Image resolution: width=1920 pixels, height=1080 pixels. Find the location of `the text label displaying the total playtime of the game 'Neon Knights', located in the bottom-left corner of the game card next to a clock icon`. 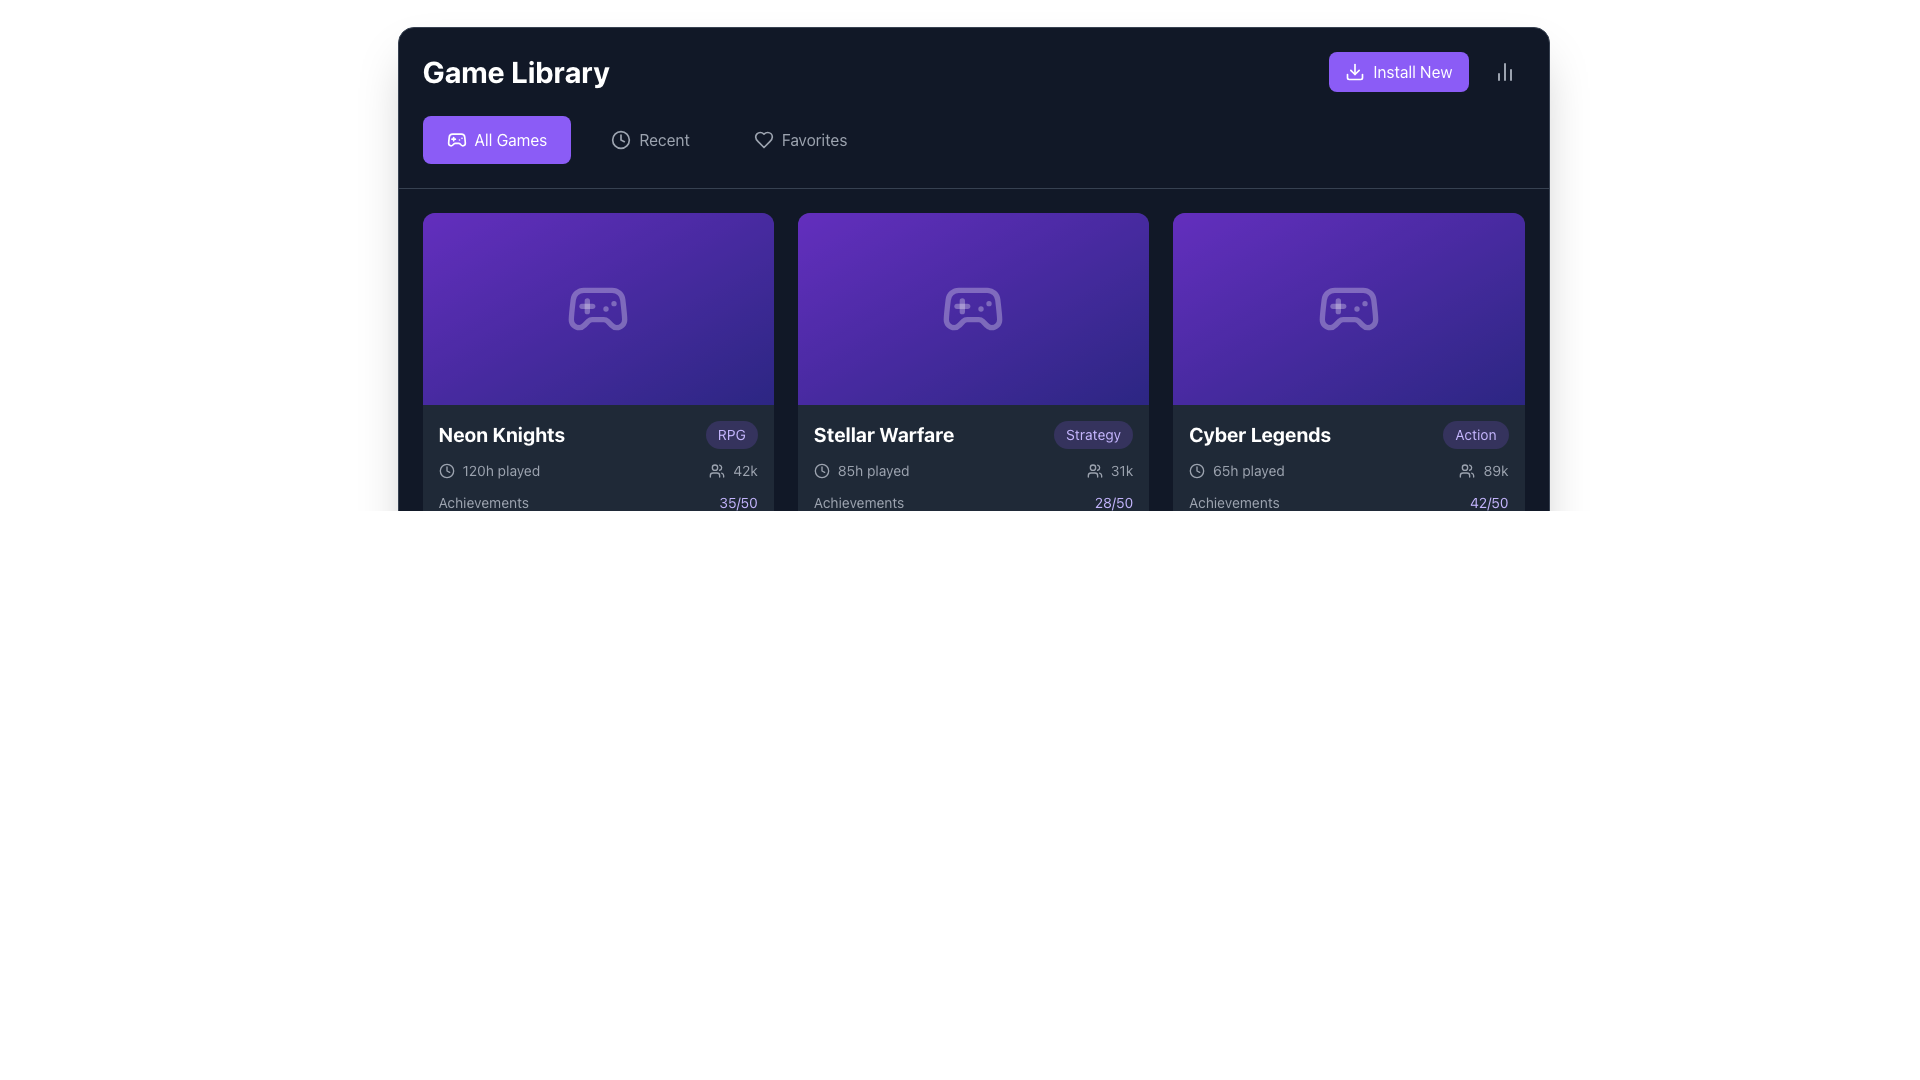

the text label displaying the total playtime of the game 'Neon Knights', located in the bottom-left corner of the game card next to a clock icon is located at coordinates (501, 470).